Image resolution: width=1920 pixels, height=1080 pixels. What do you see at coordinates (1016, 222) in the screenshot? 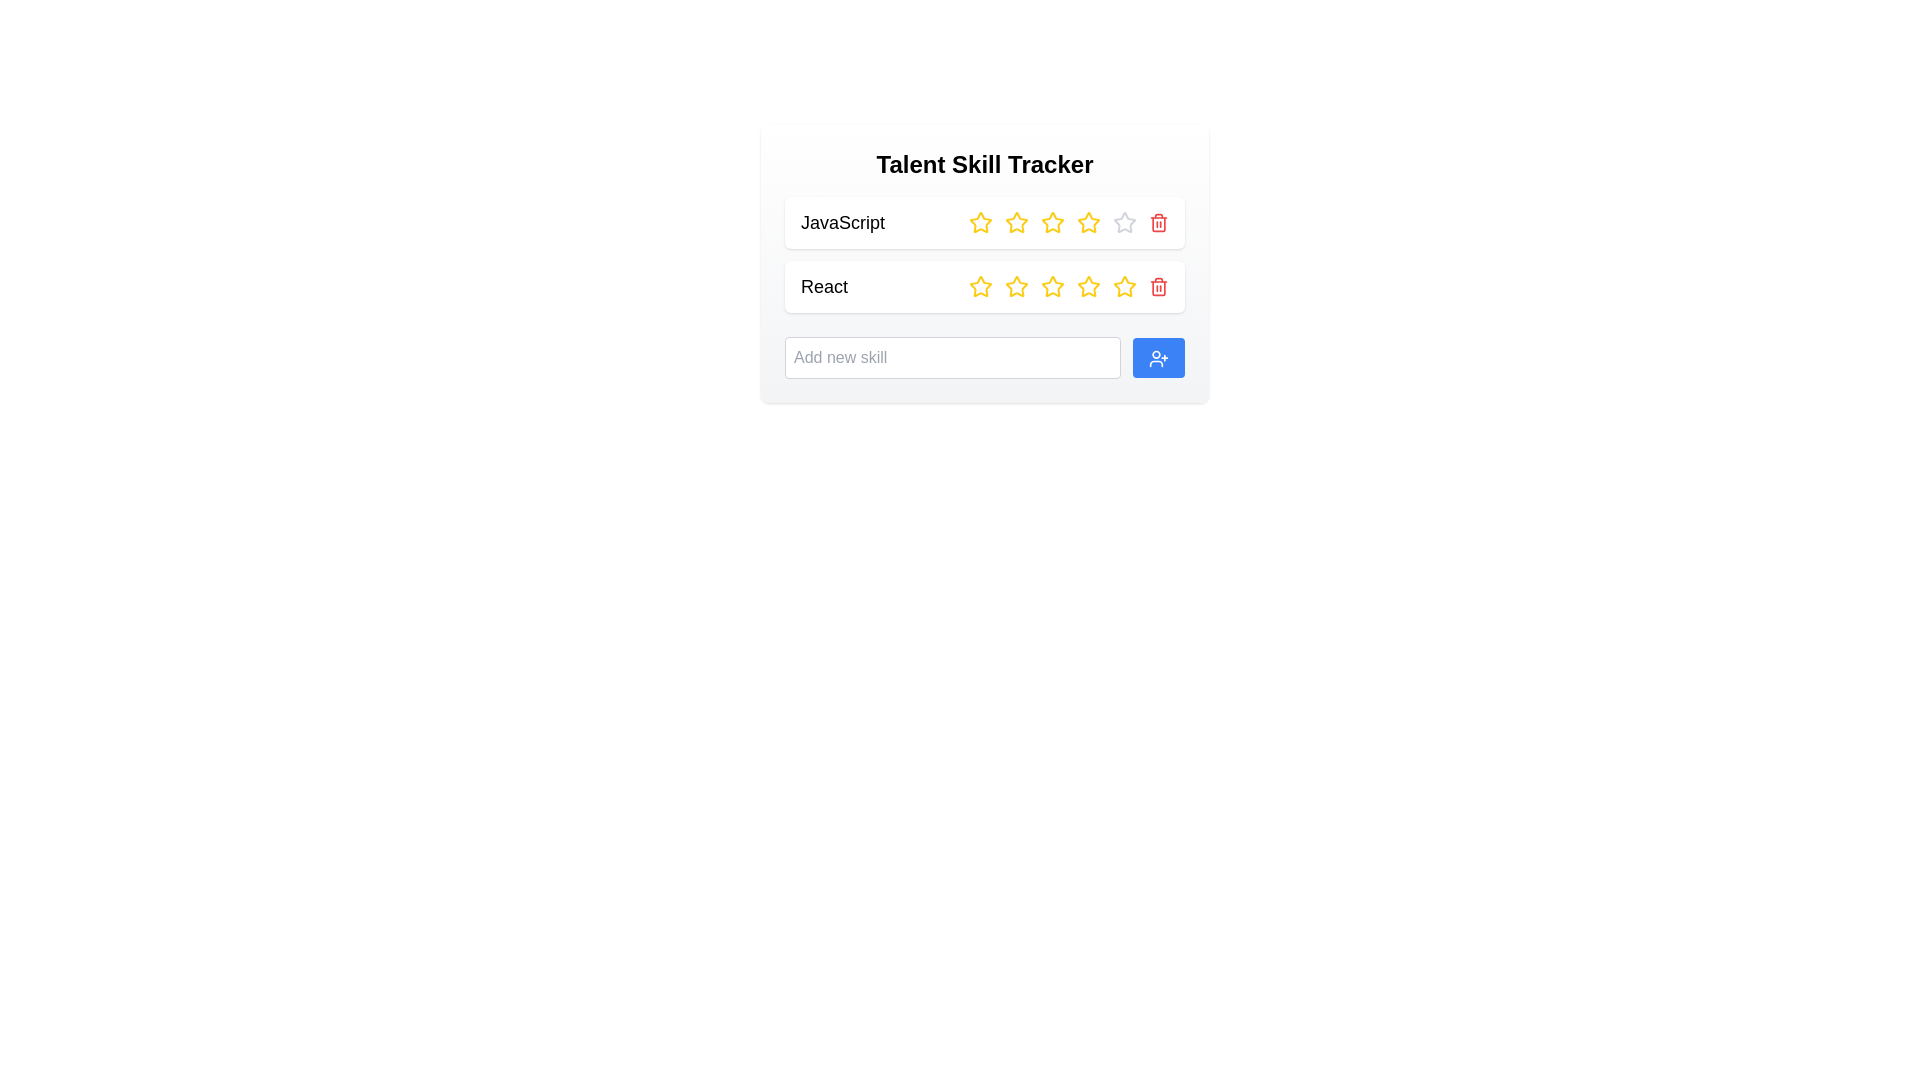
I see `the second star icon in the Talent Skill Tracker panel to perform rating operations` at bounding box center [1016, 222].